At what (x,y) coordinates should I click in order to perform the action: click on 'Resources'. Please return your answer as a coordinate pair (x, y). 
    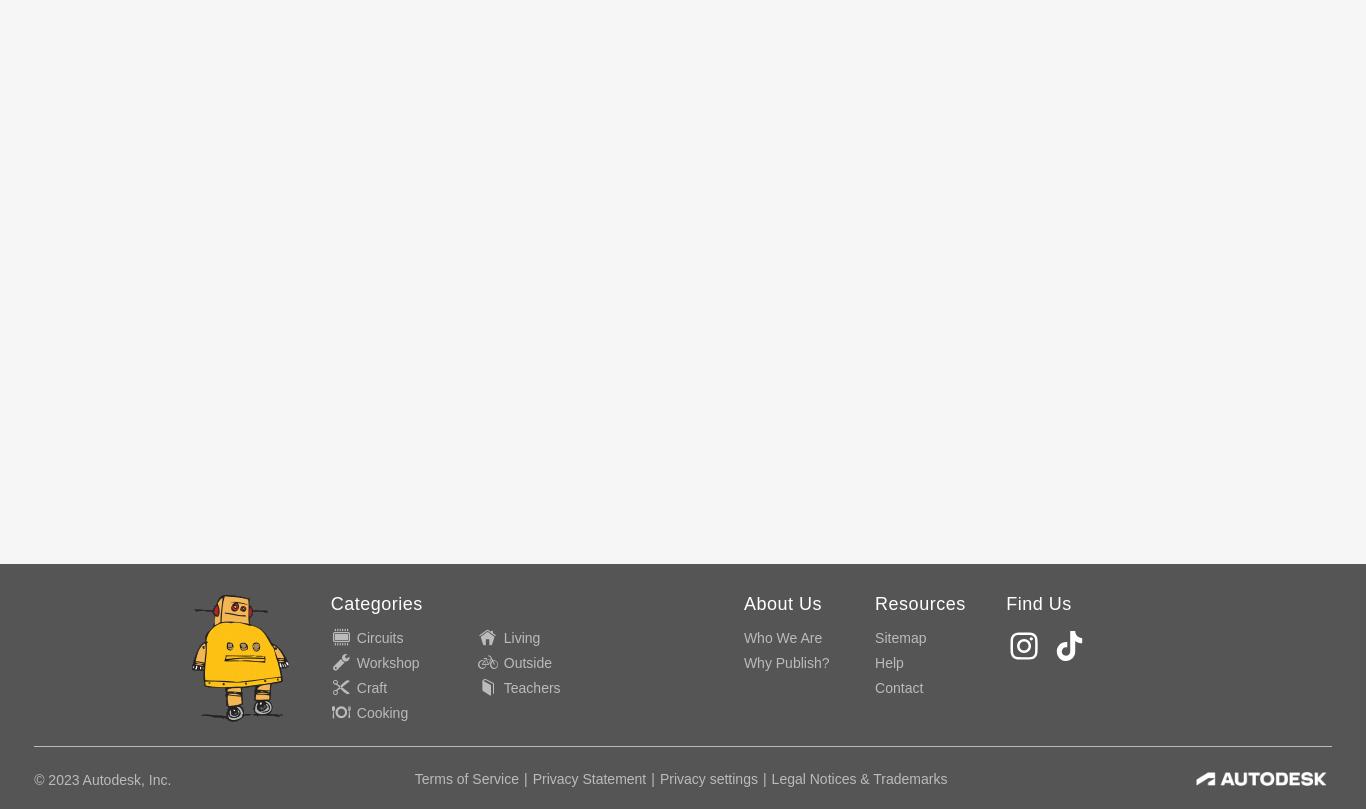
    Looking at the image, I should click on (874, 603).